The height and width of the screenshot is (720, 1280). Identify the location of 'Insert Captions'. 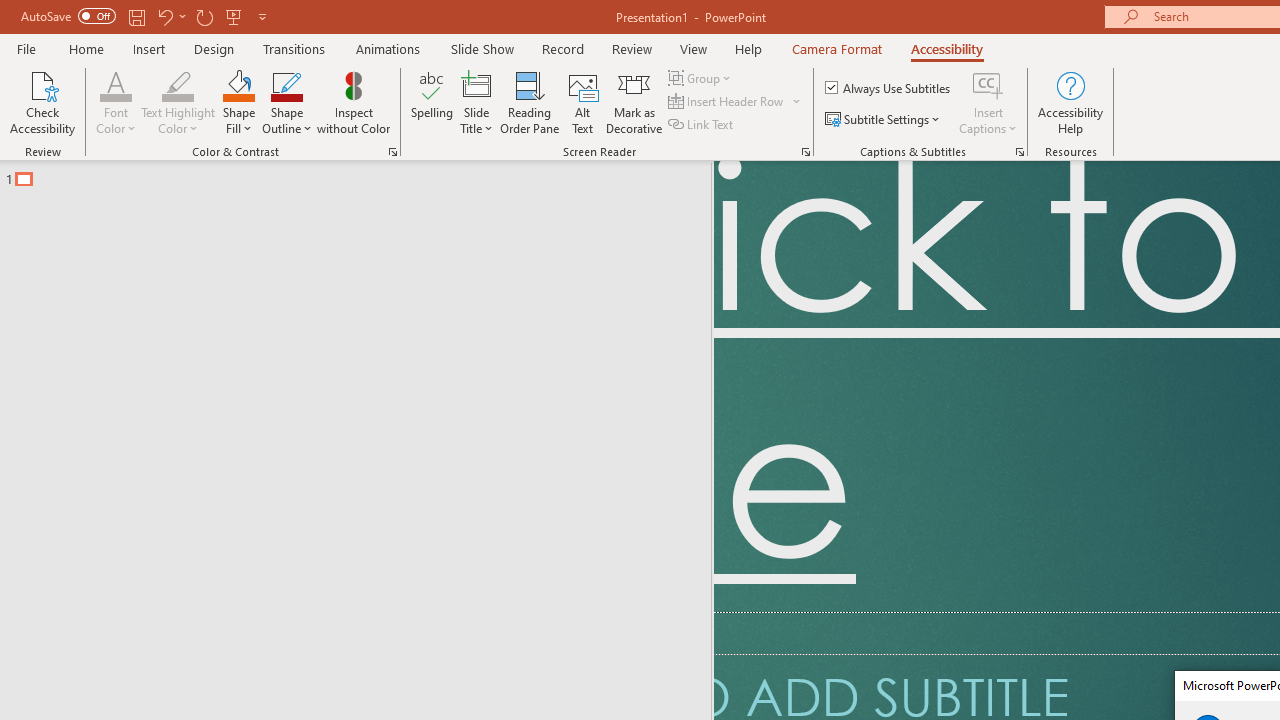
(988, 84).